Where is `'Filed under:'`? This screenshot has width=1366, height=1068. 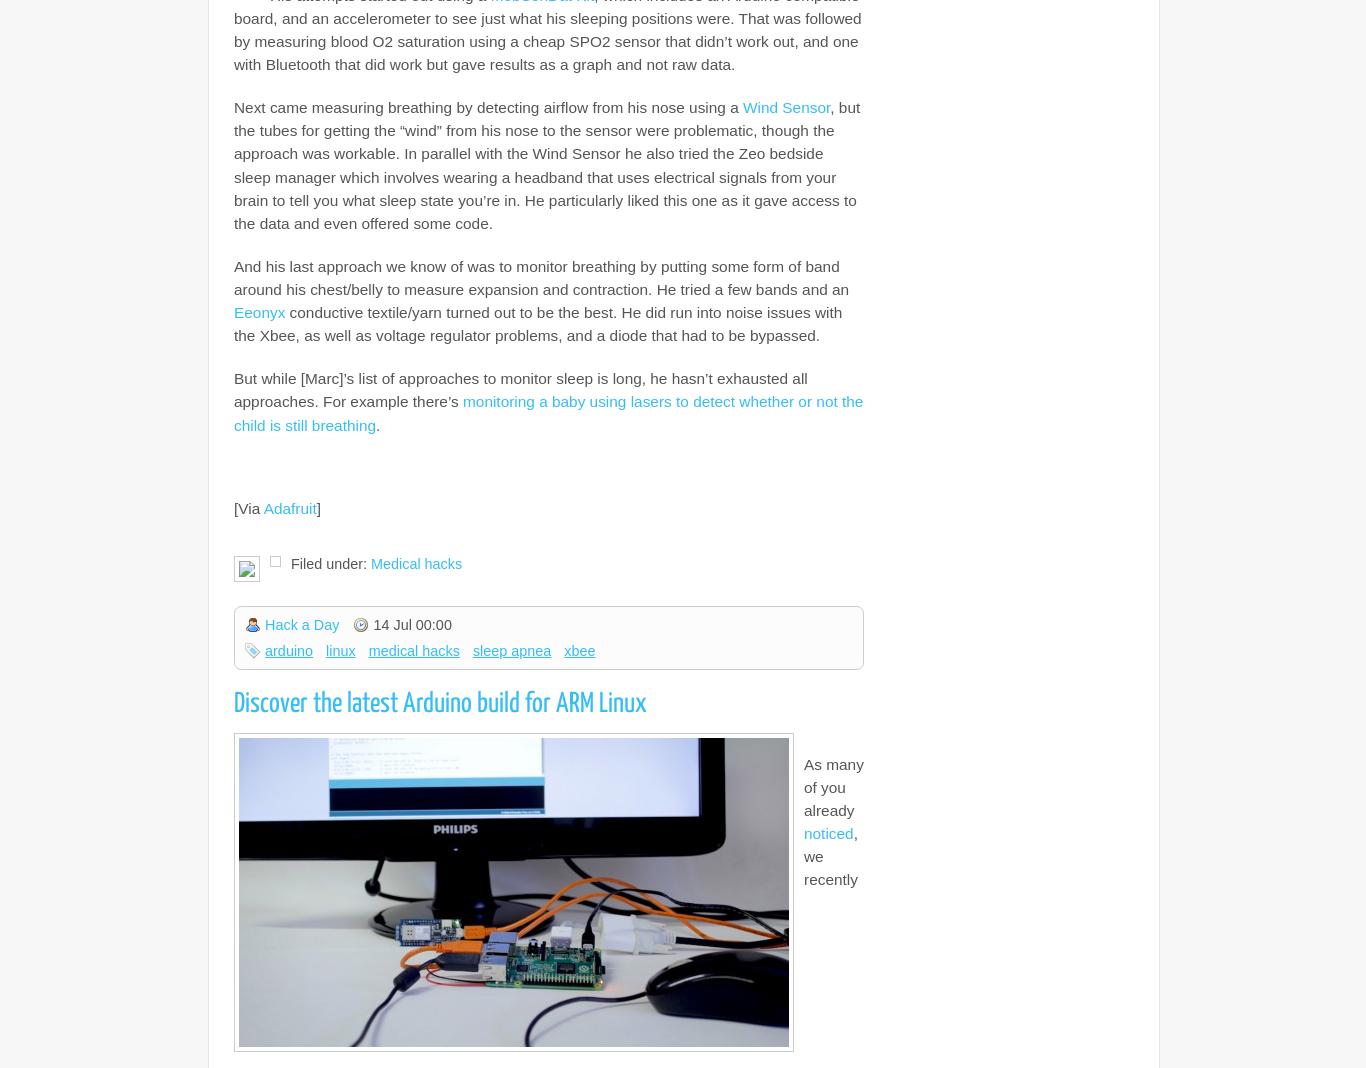
'Filed under:' is located at coordinates (330, 562).